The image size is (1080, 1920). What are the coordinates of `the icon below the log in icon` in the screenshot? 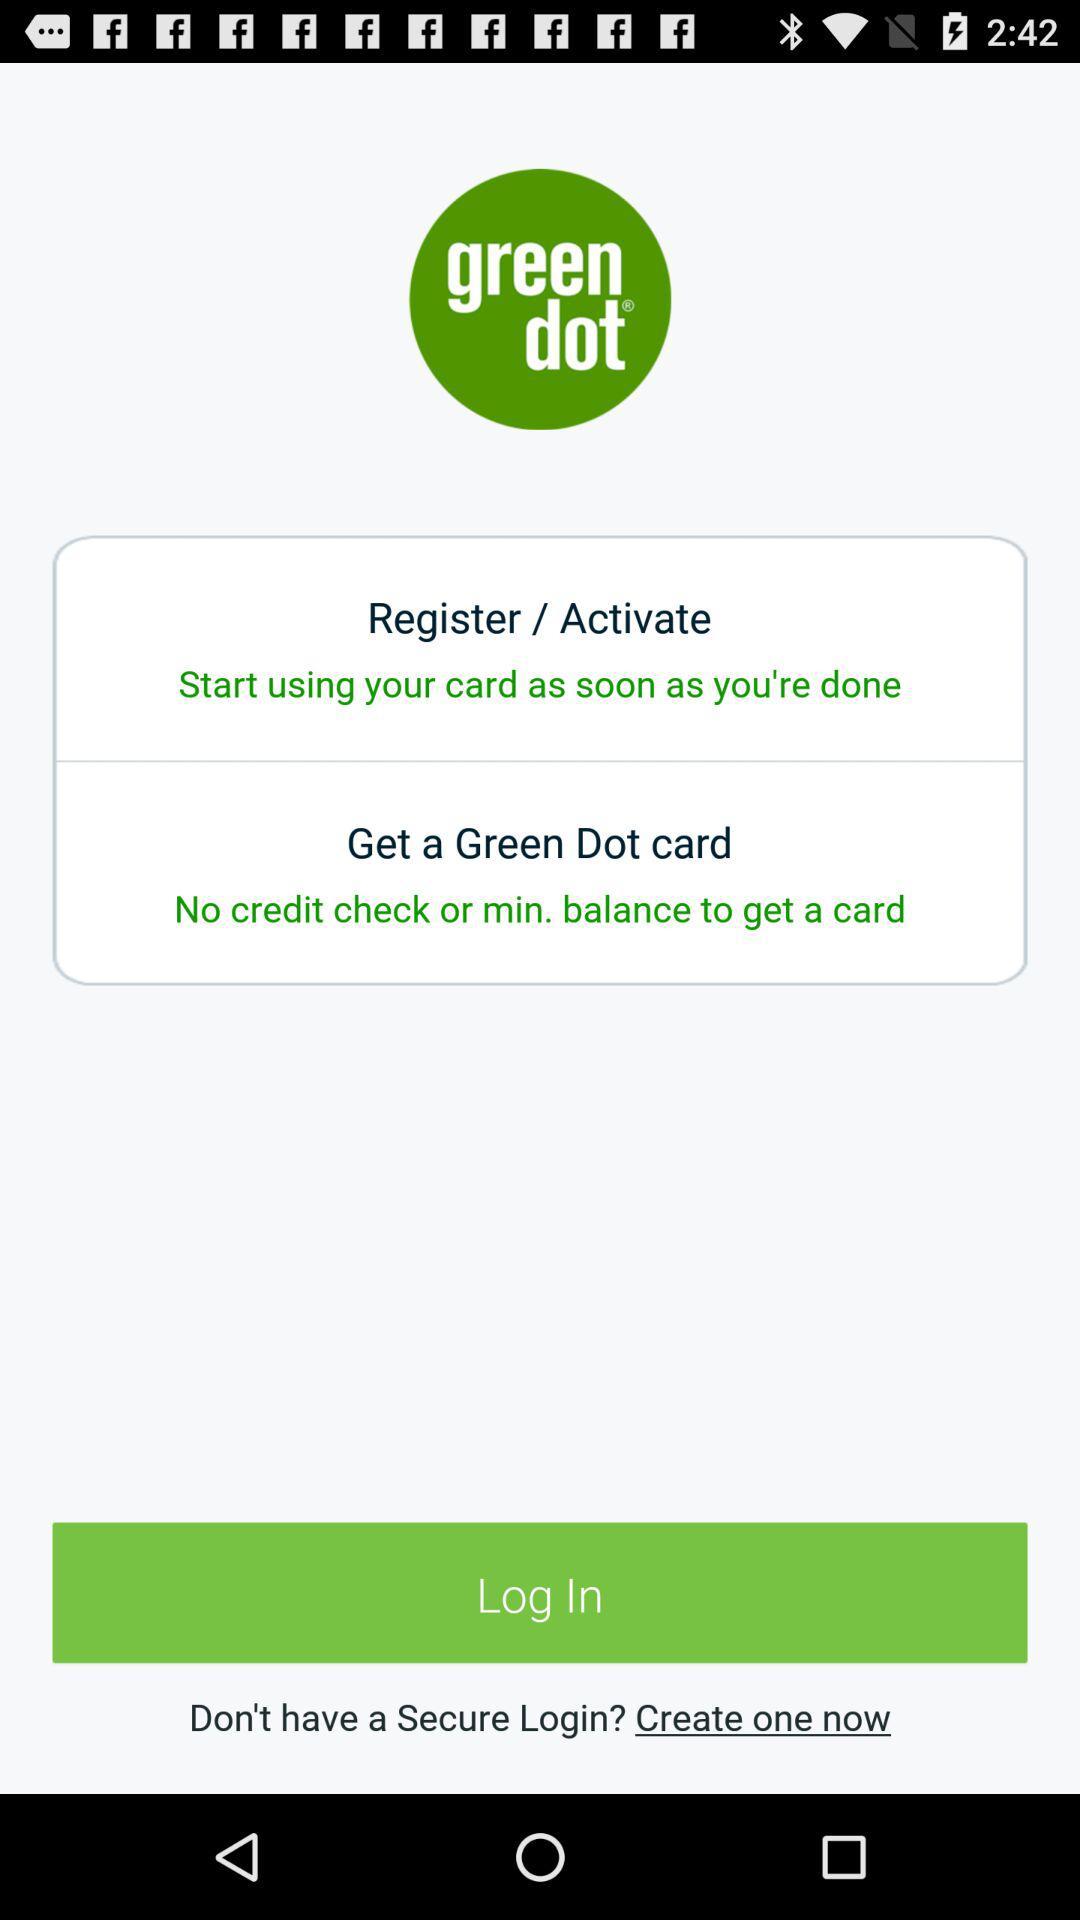 It's located at (763, 1715).